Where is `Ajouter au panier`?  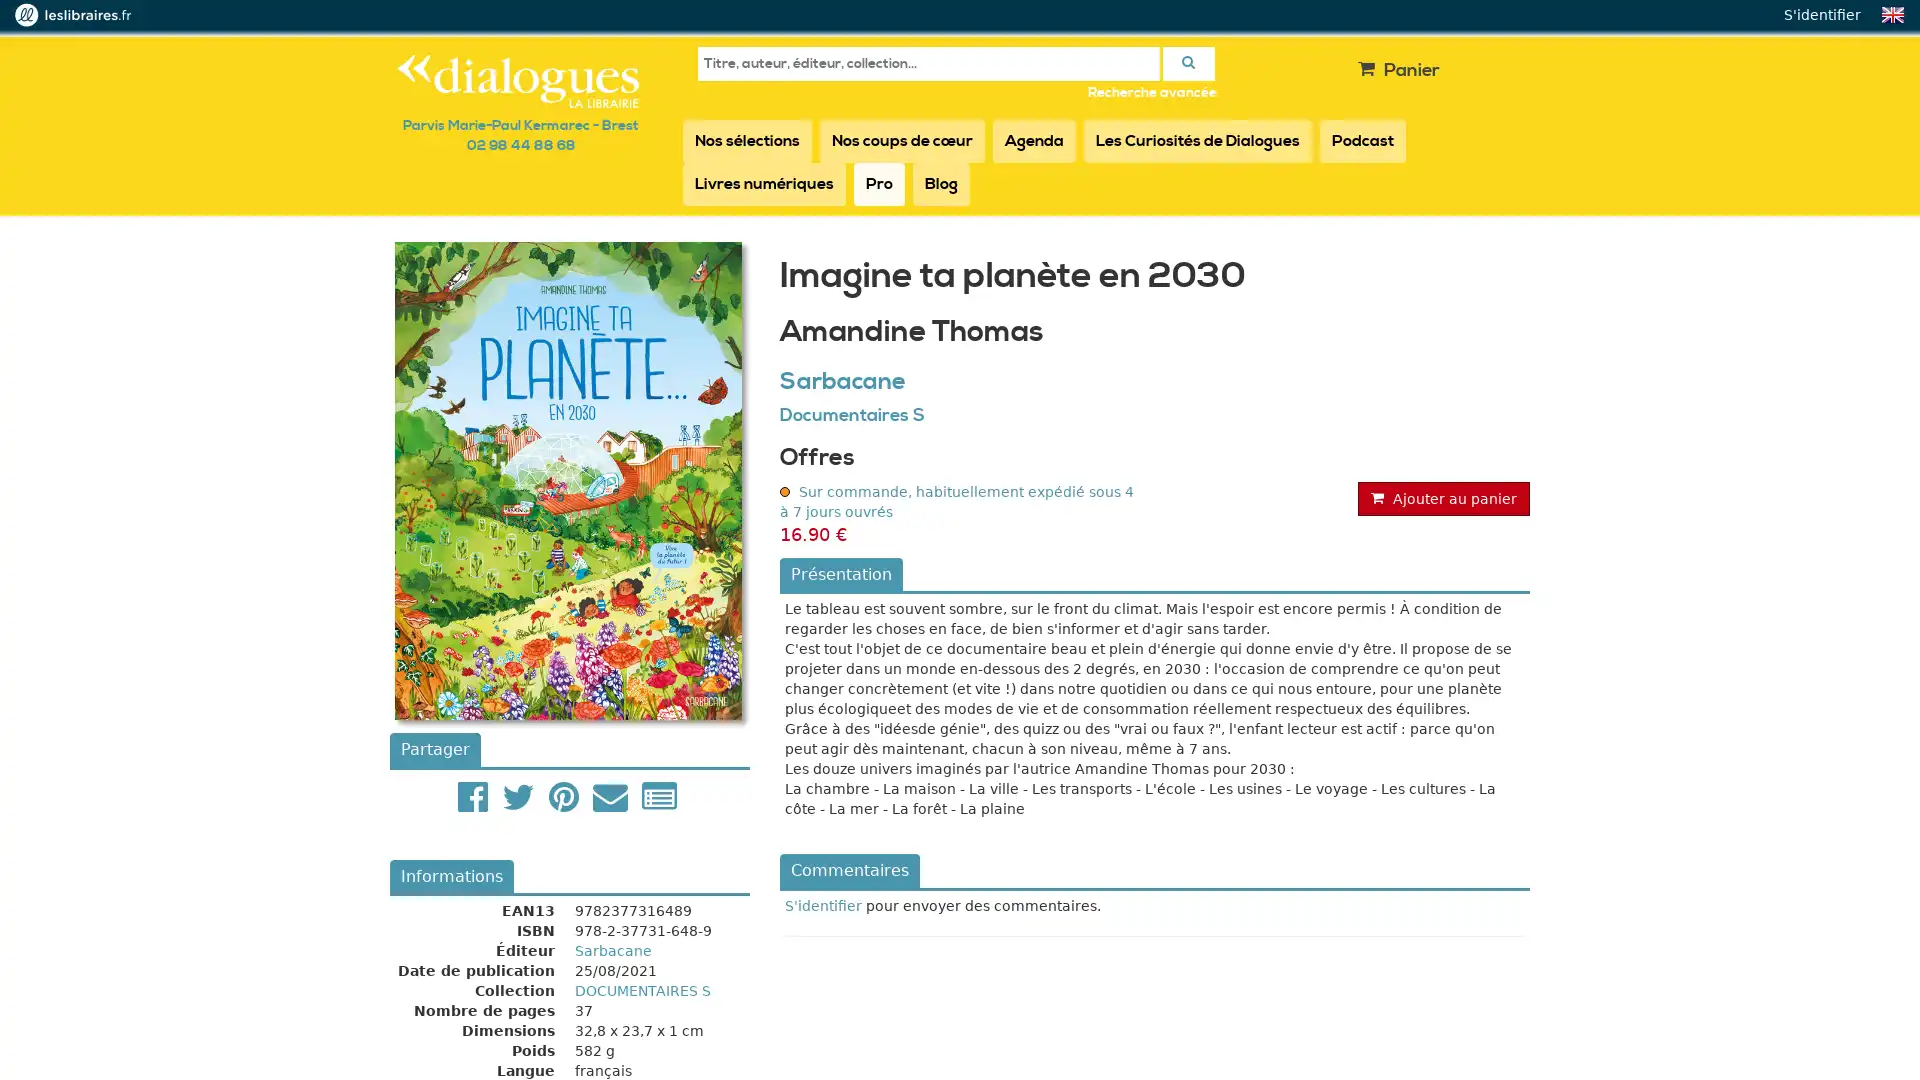
Ajouter au panier is located at coordinates (1444, 496).